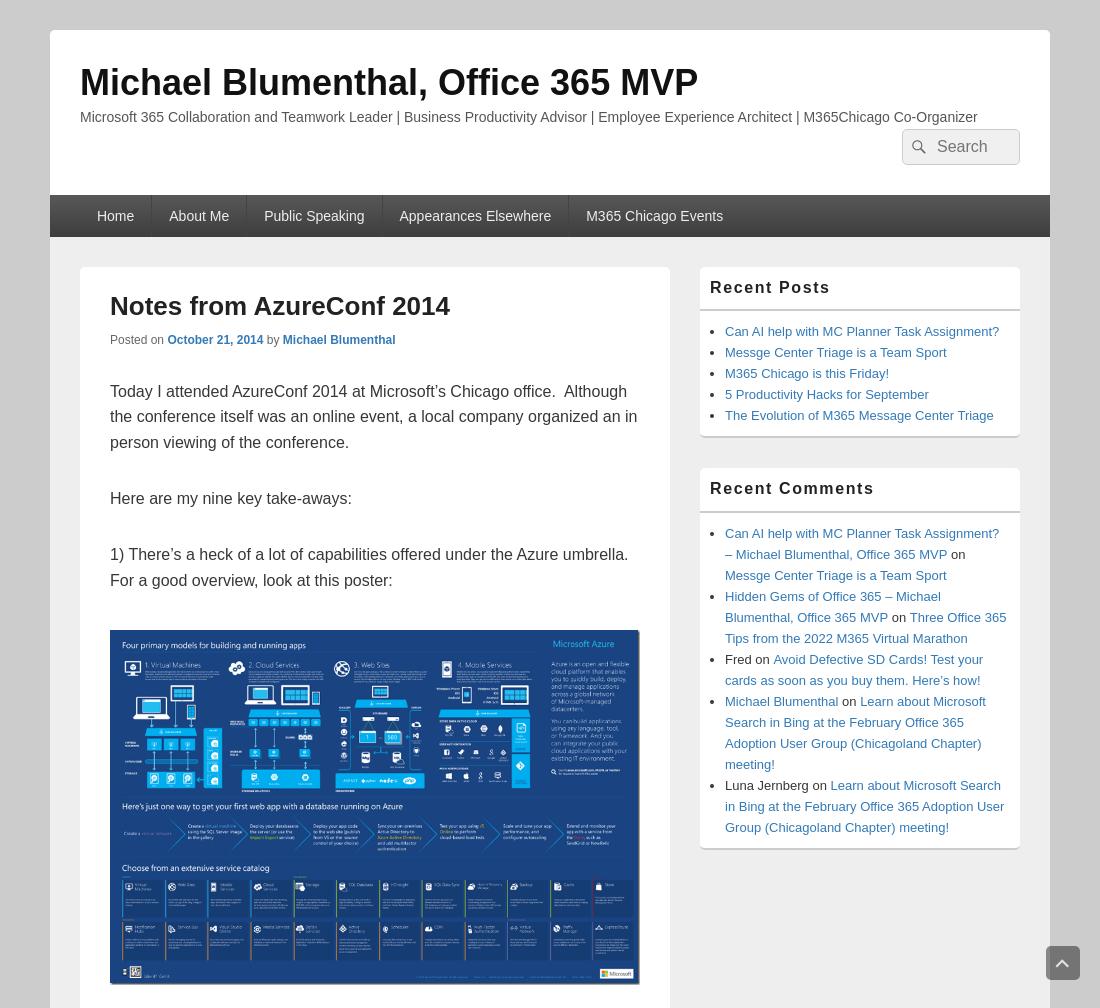  What do you see at coordinates (137, 338) in the screenshot?
I see `'Posted on'` at bounding box center [137, 338].